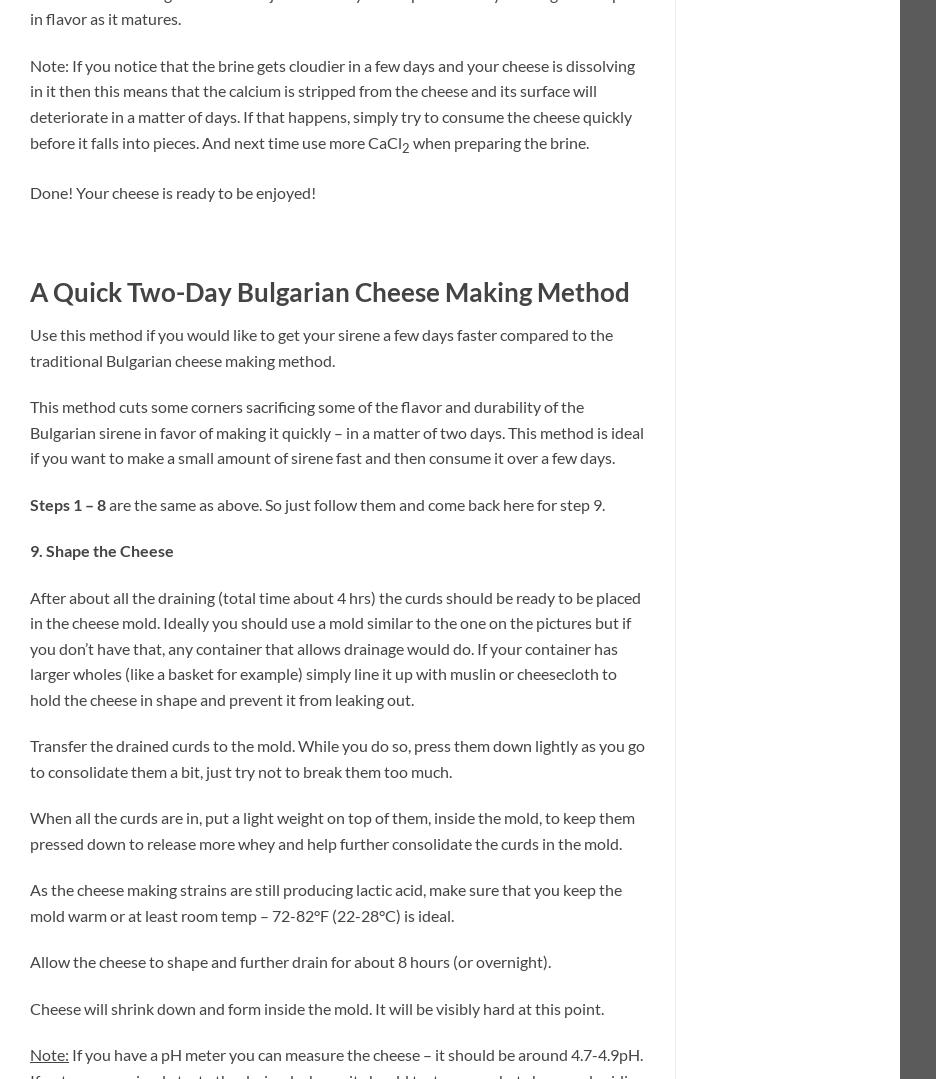 Image resolution: width=936 pixels, height=1079 pixels. I want to click on 'Allow the cheese to shape and further drain for about 8 hours (or overnight).', so click(29, 960).